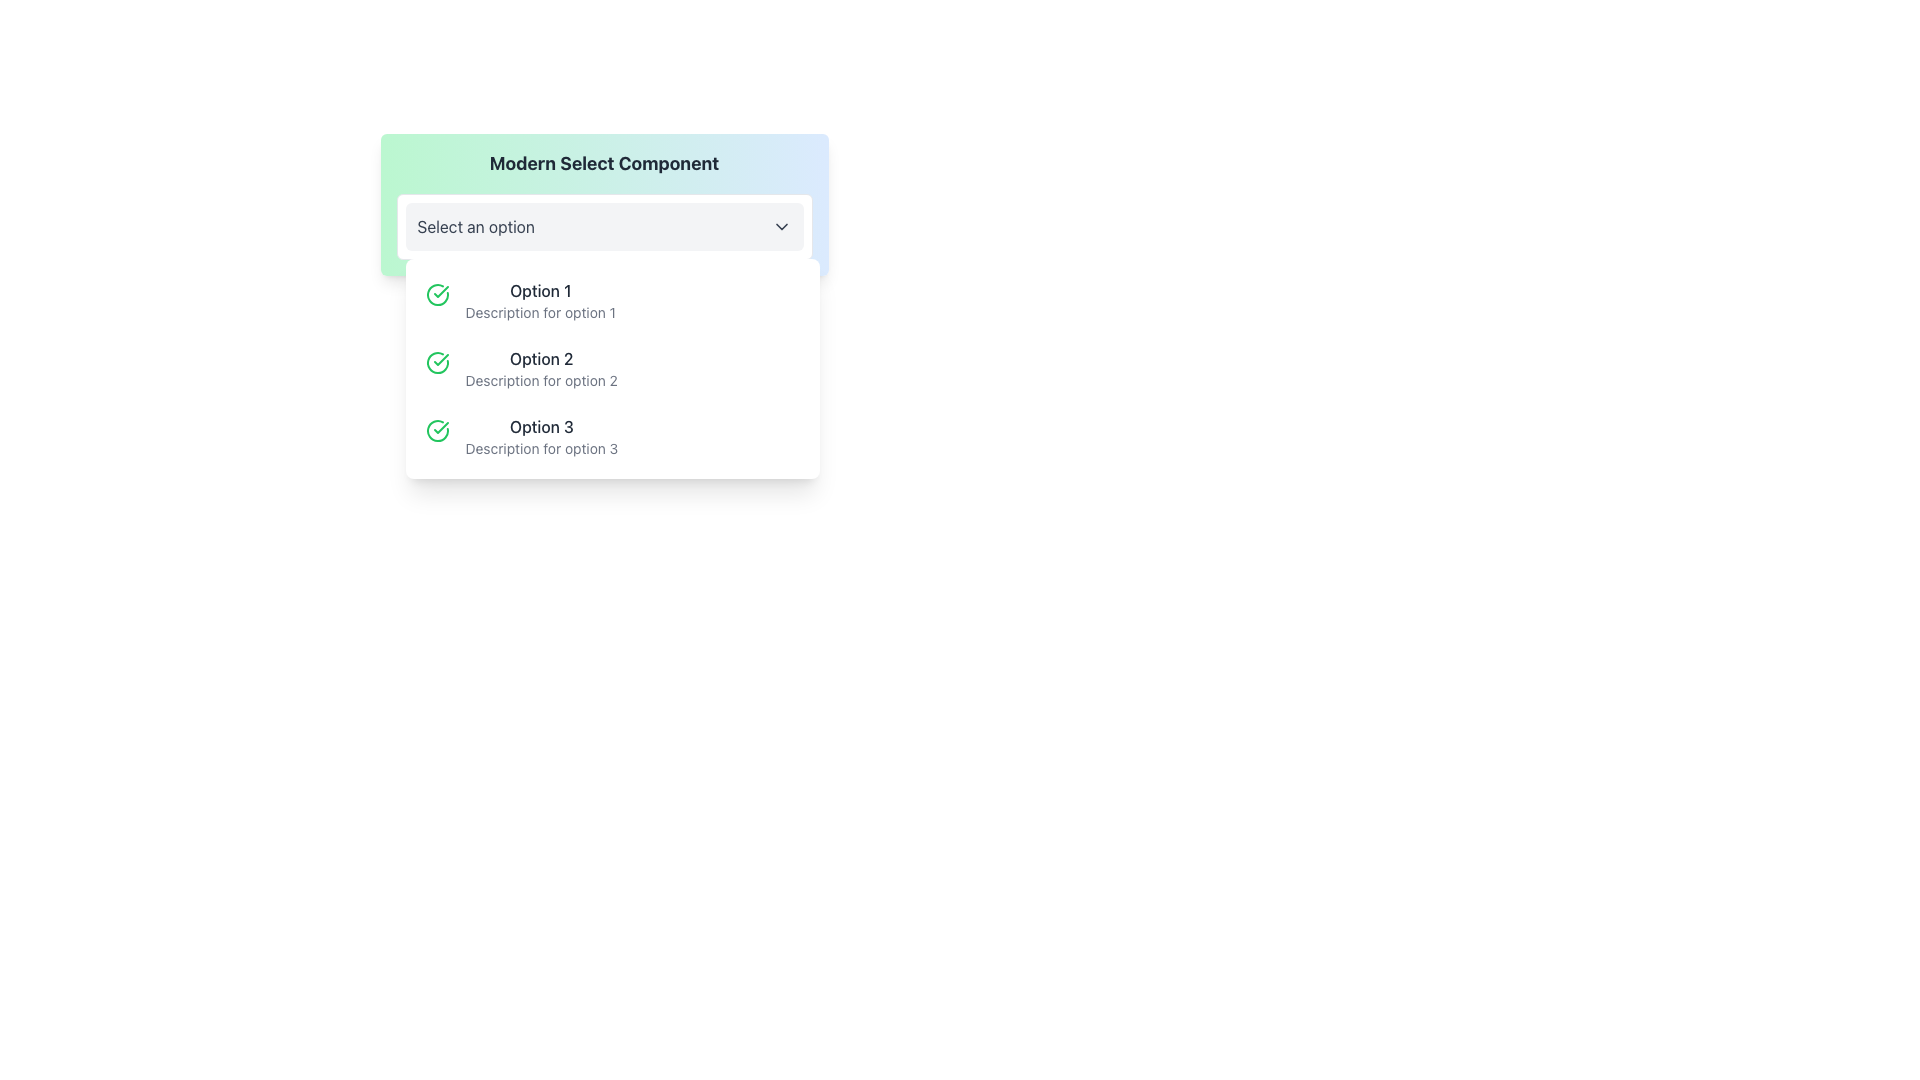 The height and width of the screenshot is (1080, 1920). Describe the element at coordinates (611, 435) in the screenshot. I see `the third item in the dropdown menu labeled 'Modern Select Component' by clicking on 'Option 3' which has a green checkmark icon to the left` at that location.